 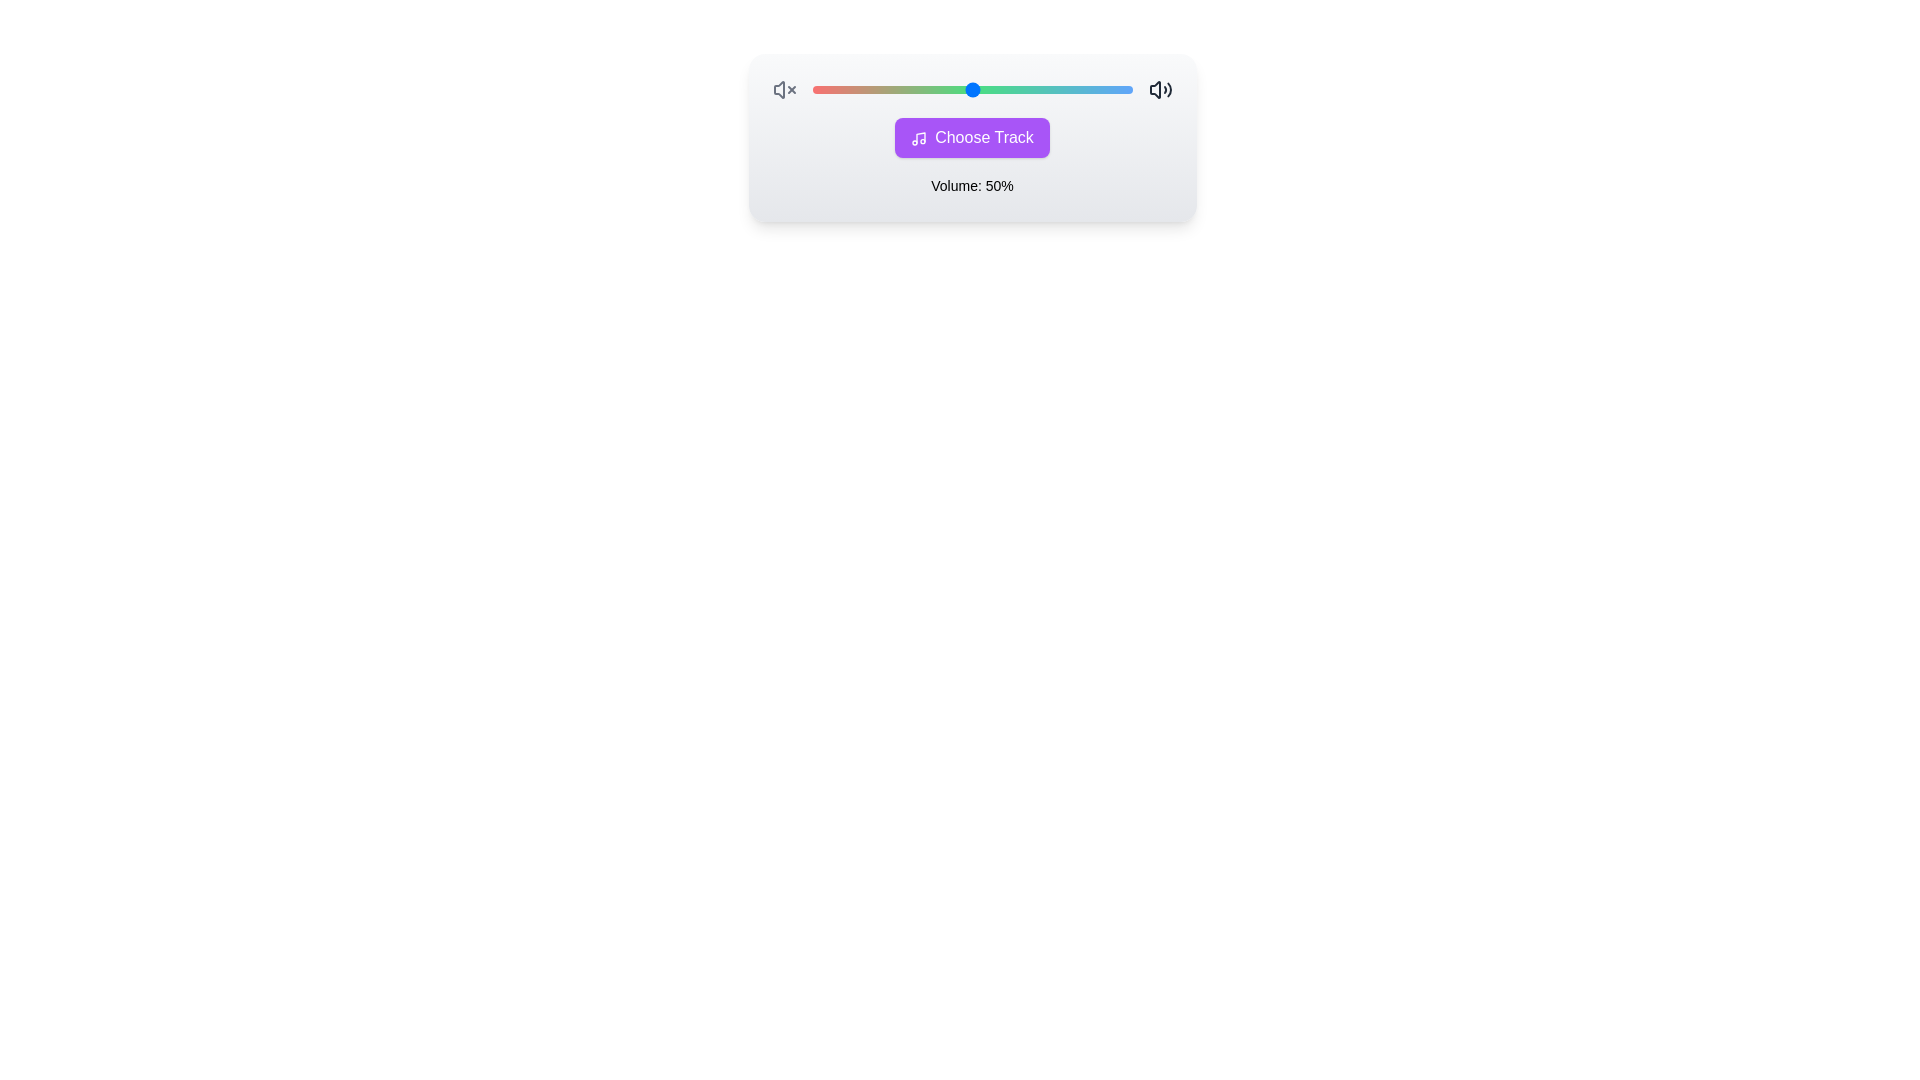 I want to click on the volume slider to set the volume to 31%, so click(x=812, y=88).